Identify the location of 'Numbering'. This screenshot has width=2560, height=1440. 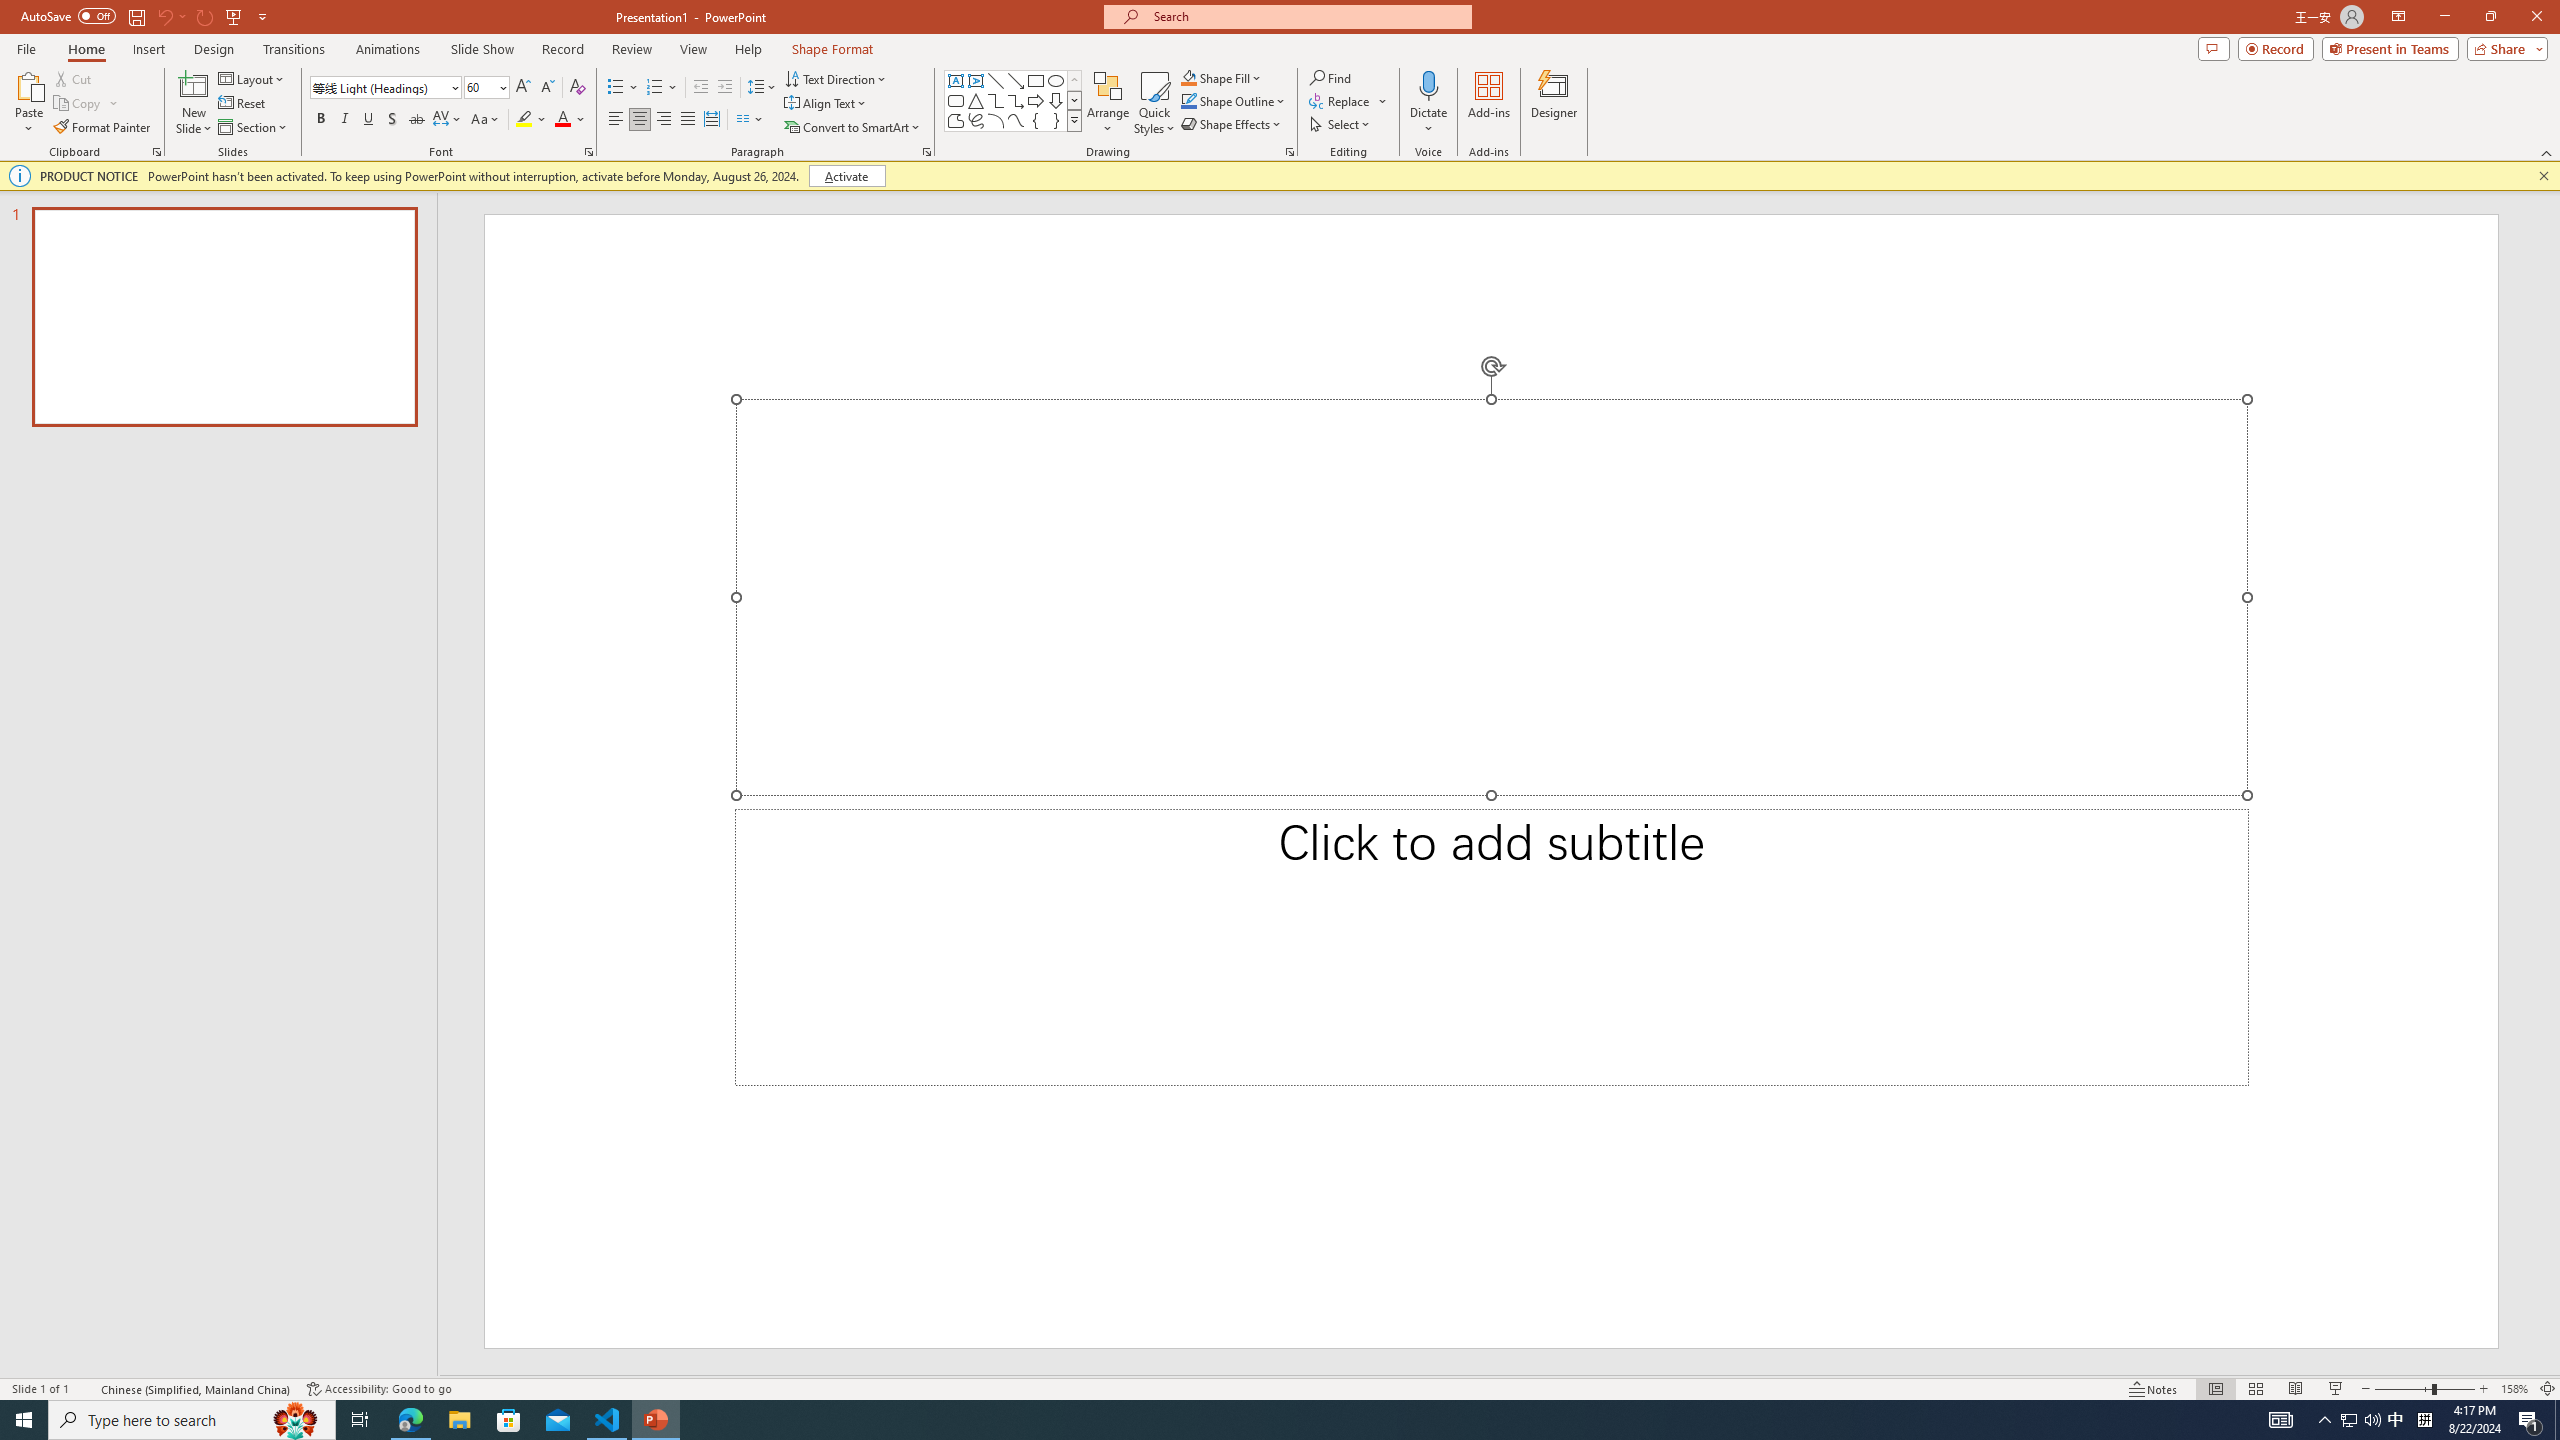
(663, 87).